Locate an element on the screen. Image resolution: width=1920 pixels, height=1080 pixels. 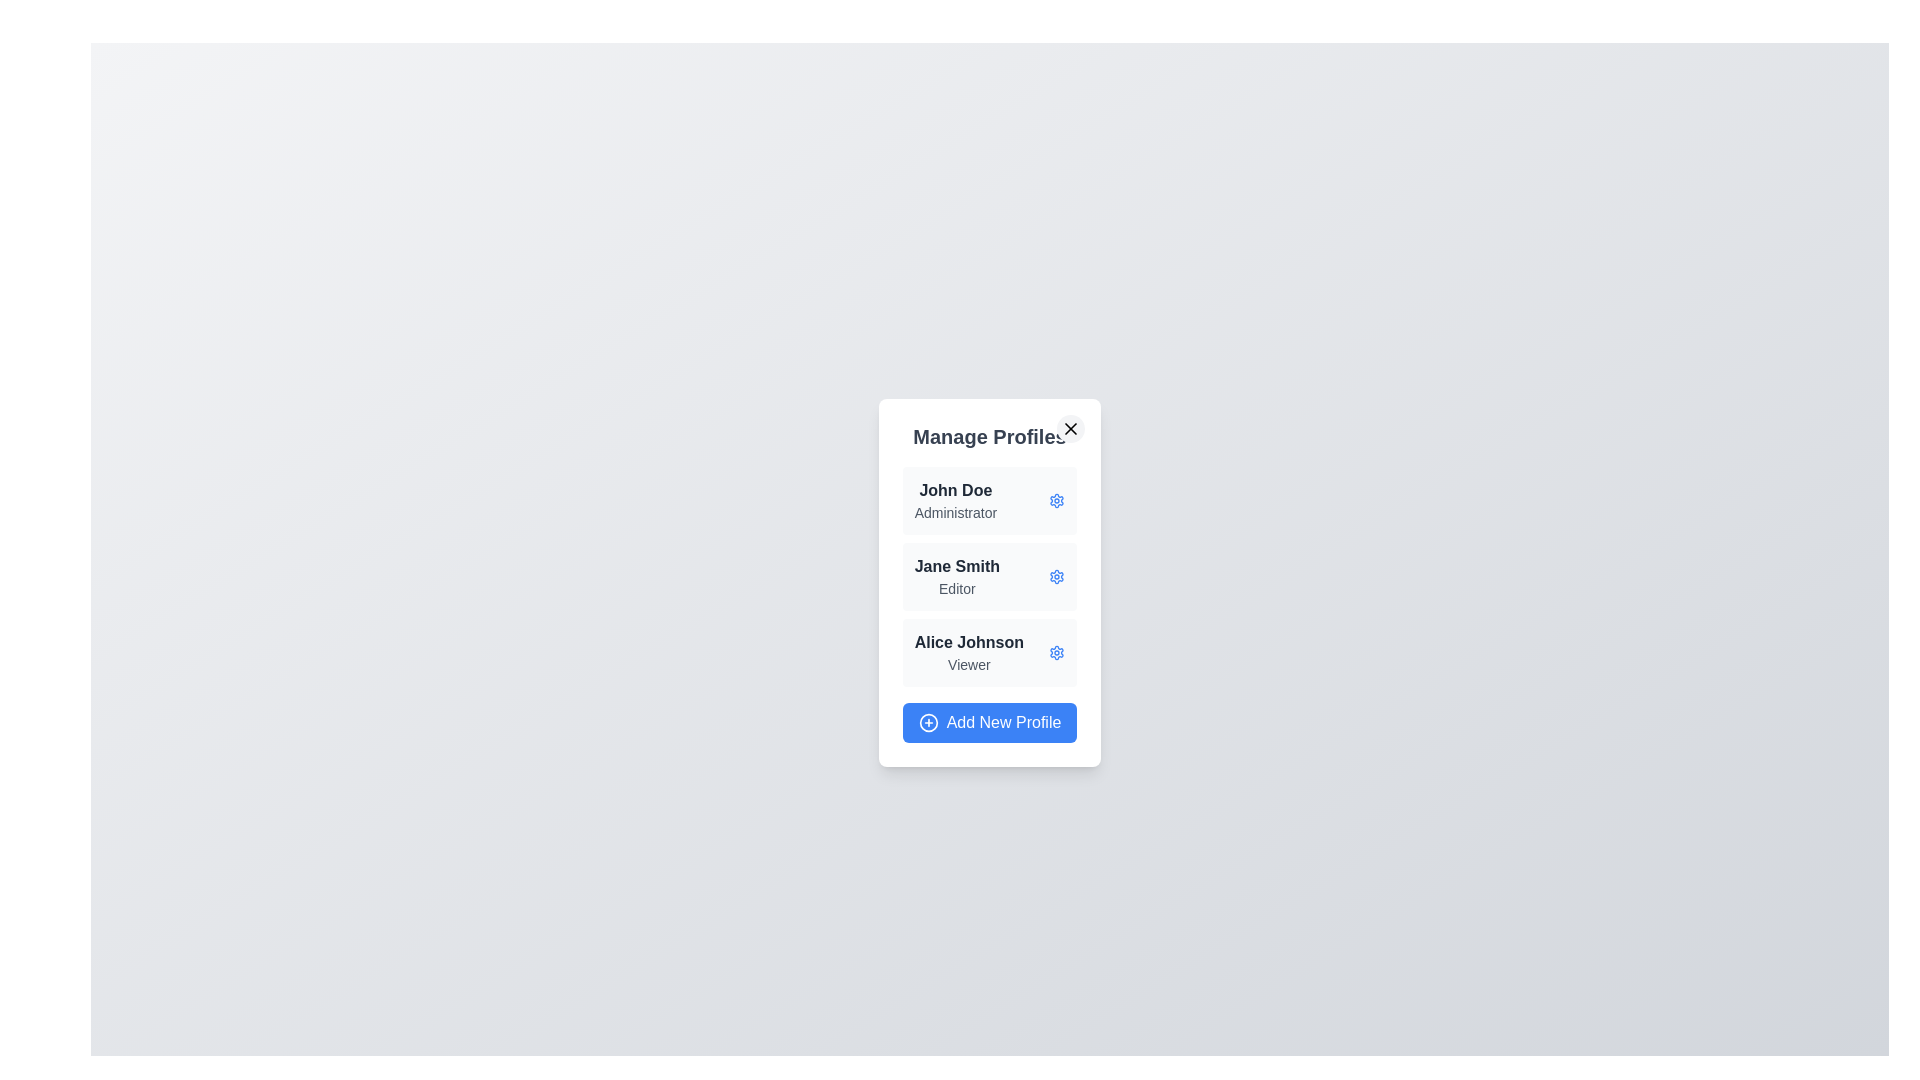
'Add New Profile' button is located at coordinates (989, 722).